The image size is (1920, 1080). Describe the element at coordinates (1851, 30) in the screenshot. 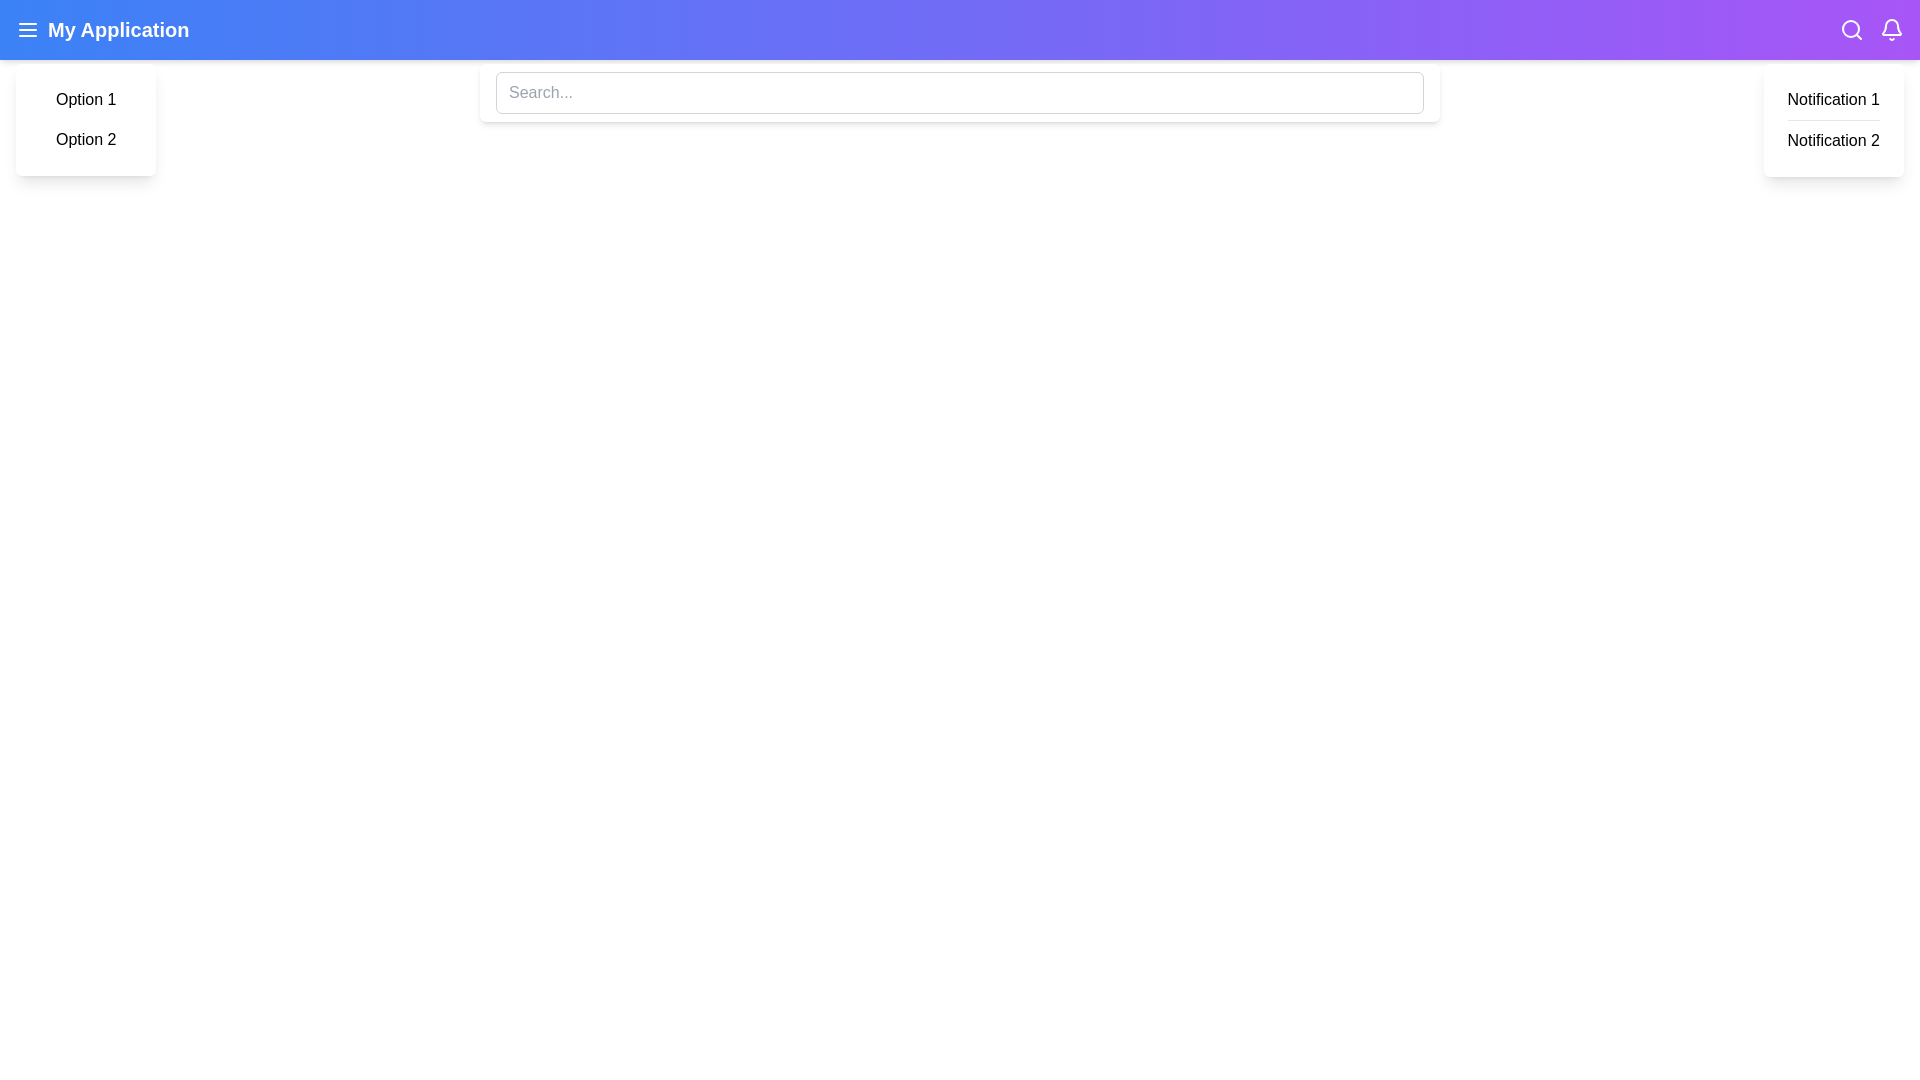

I see `the magnifying glass icon located at the top-right corner of the application interface` at that location.